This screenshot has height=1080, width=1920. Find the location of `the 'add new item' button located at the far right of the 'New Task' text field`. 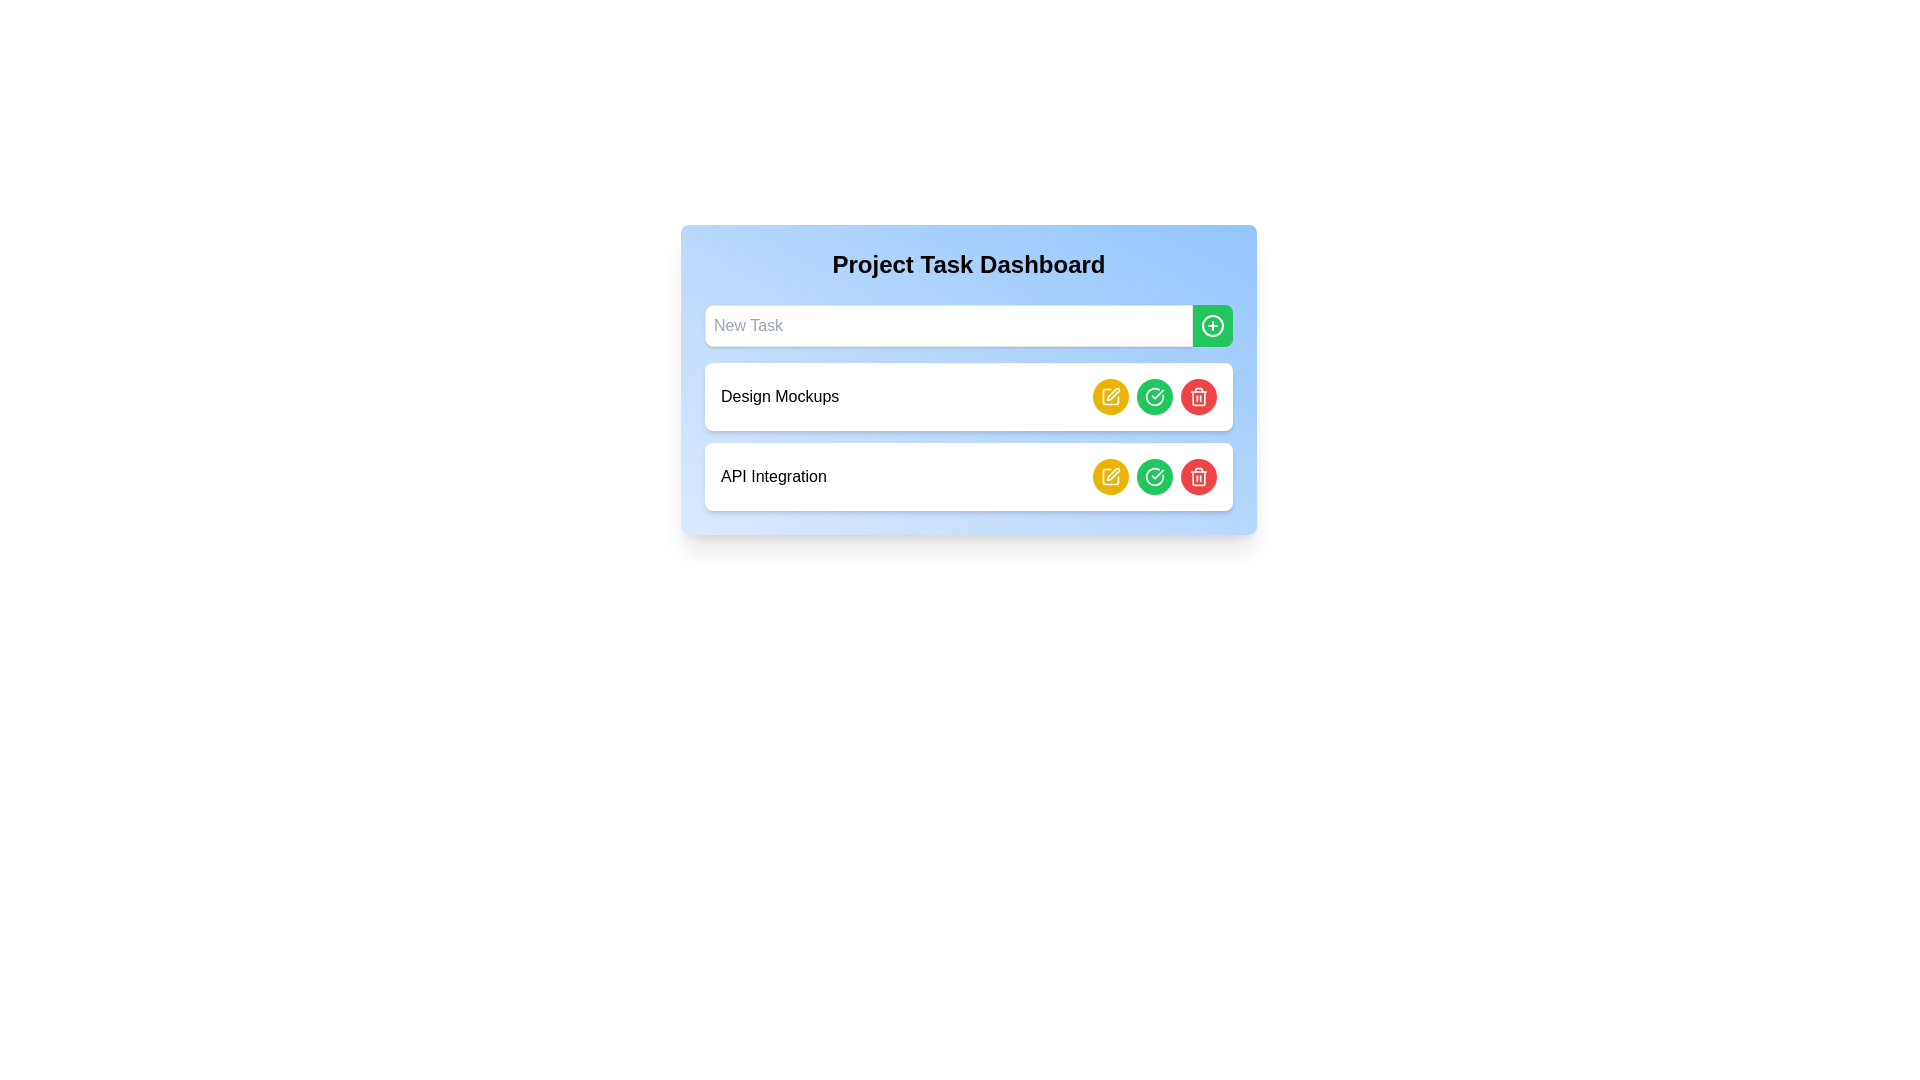

the 'add new item' button located at the far right of the 'New Task' text field is located at coordinates (1212, 325).